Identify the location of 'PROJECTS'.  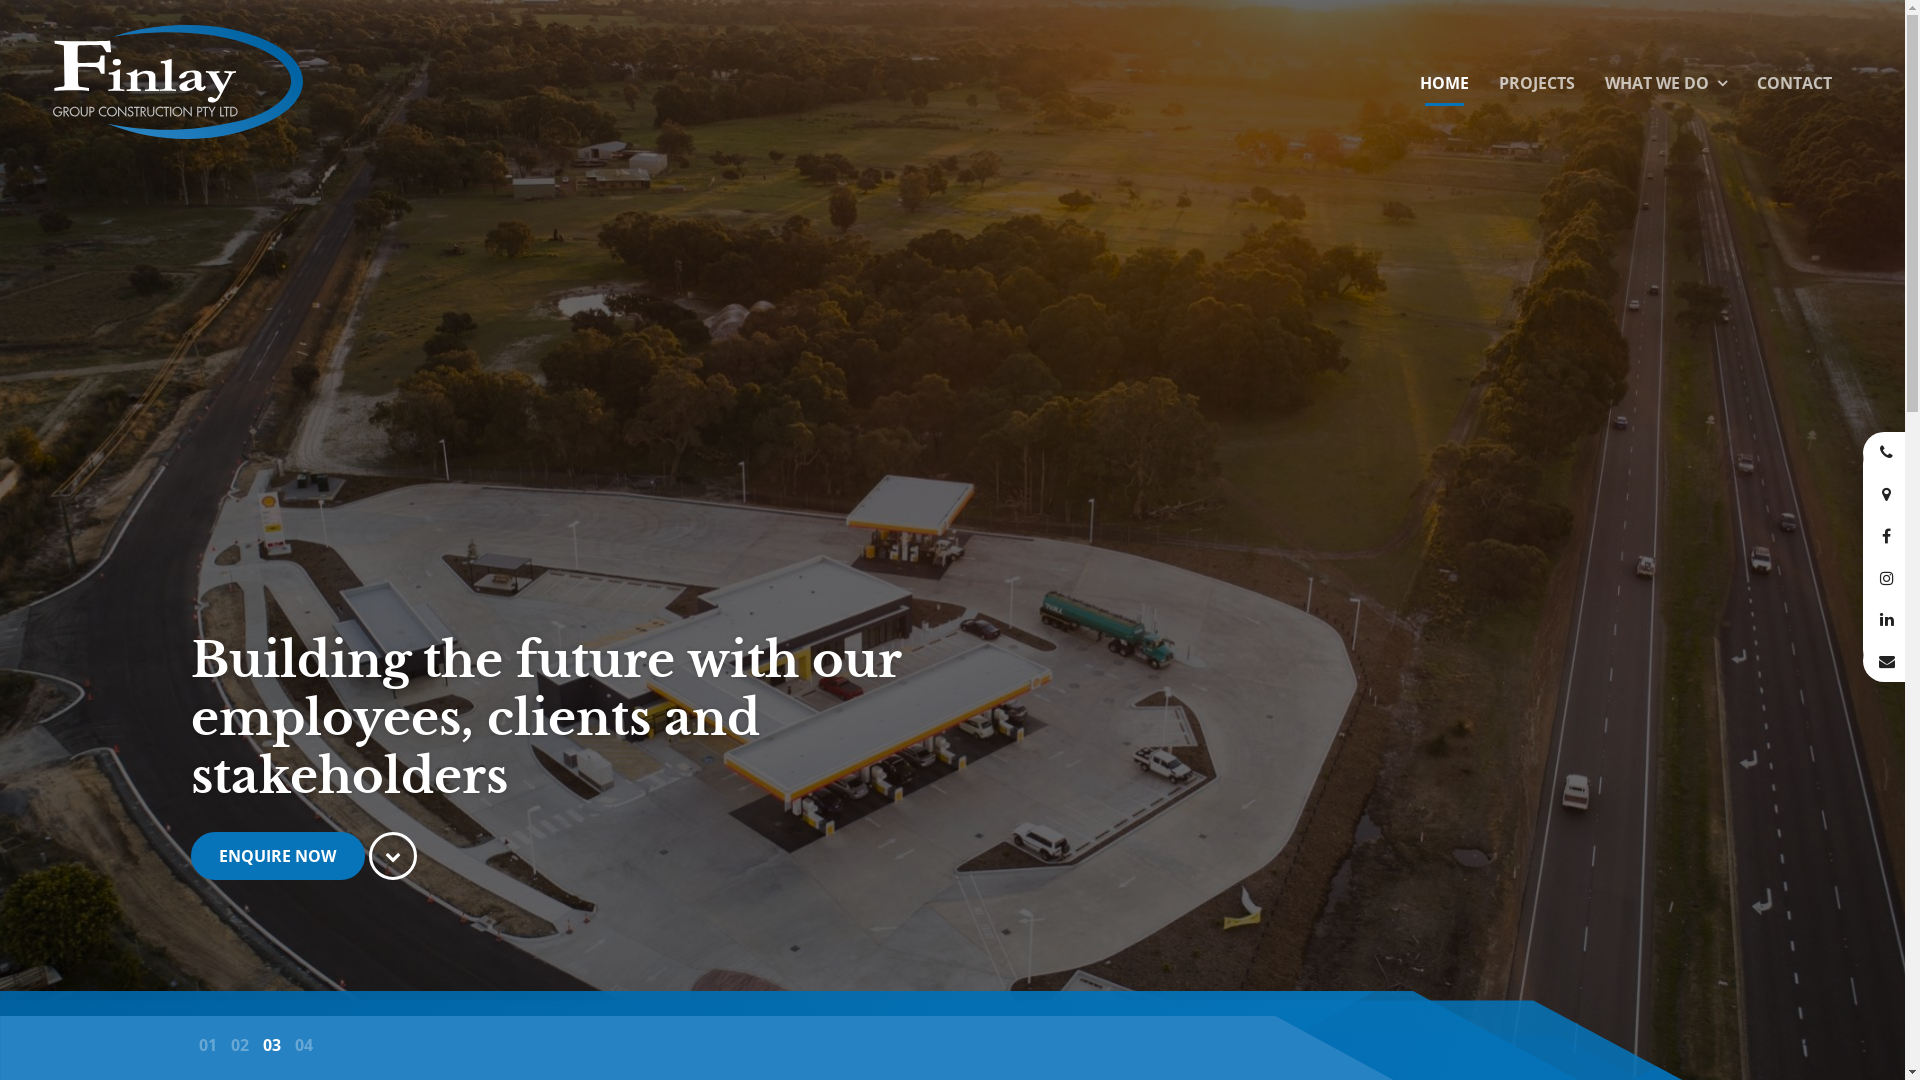
(1535, 83).